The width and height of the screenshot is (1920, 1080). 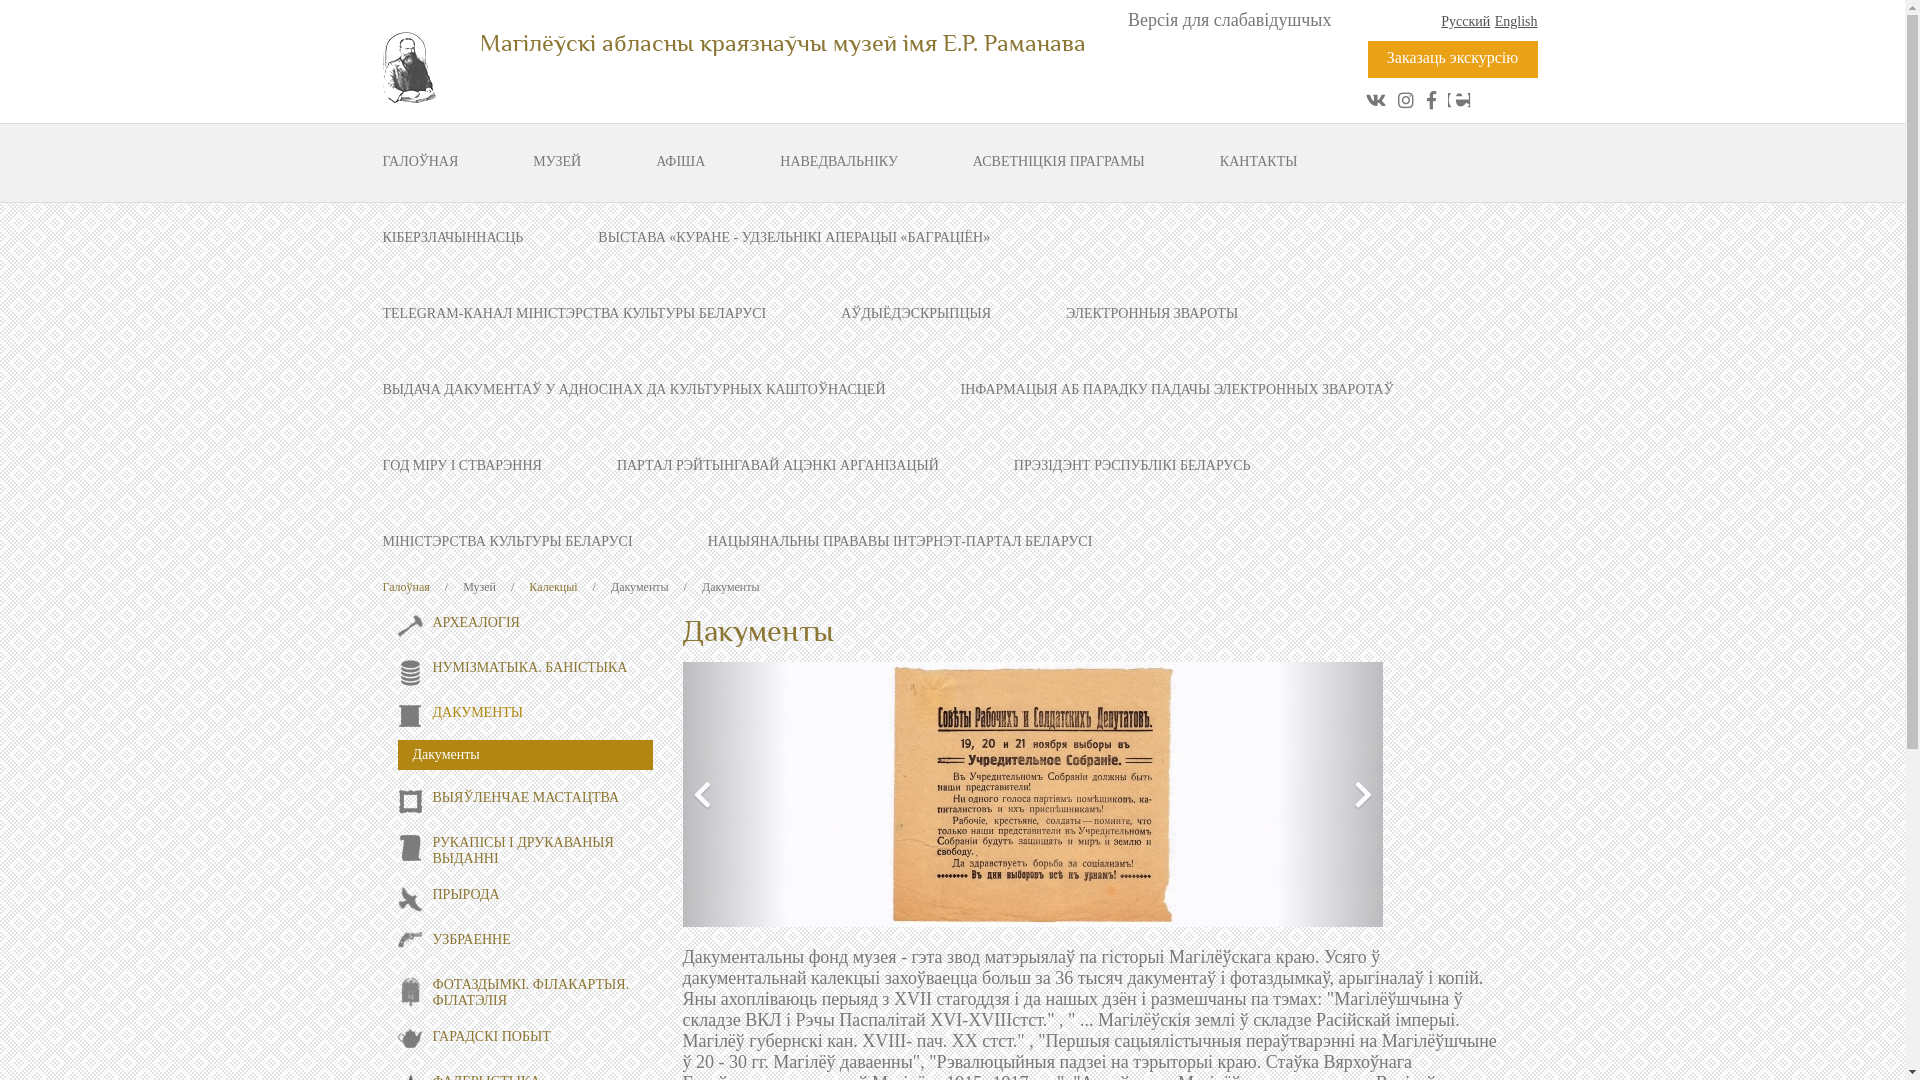 What do you see at coordinates (1516, 21) in the screenshot?
I see `'English'` at bounding box center [1516, 21].